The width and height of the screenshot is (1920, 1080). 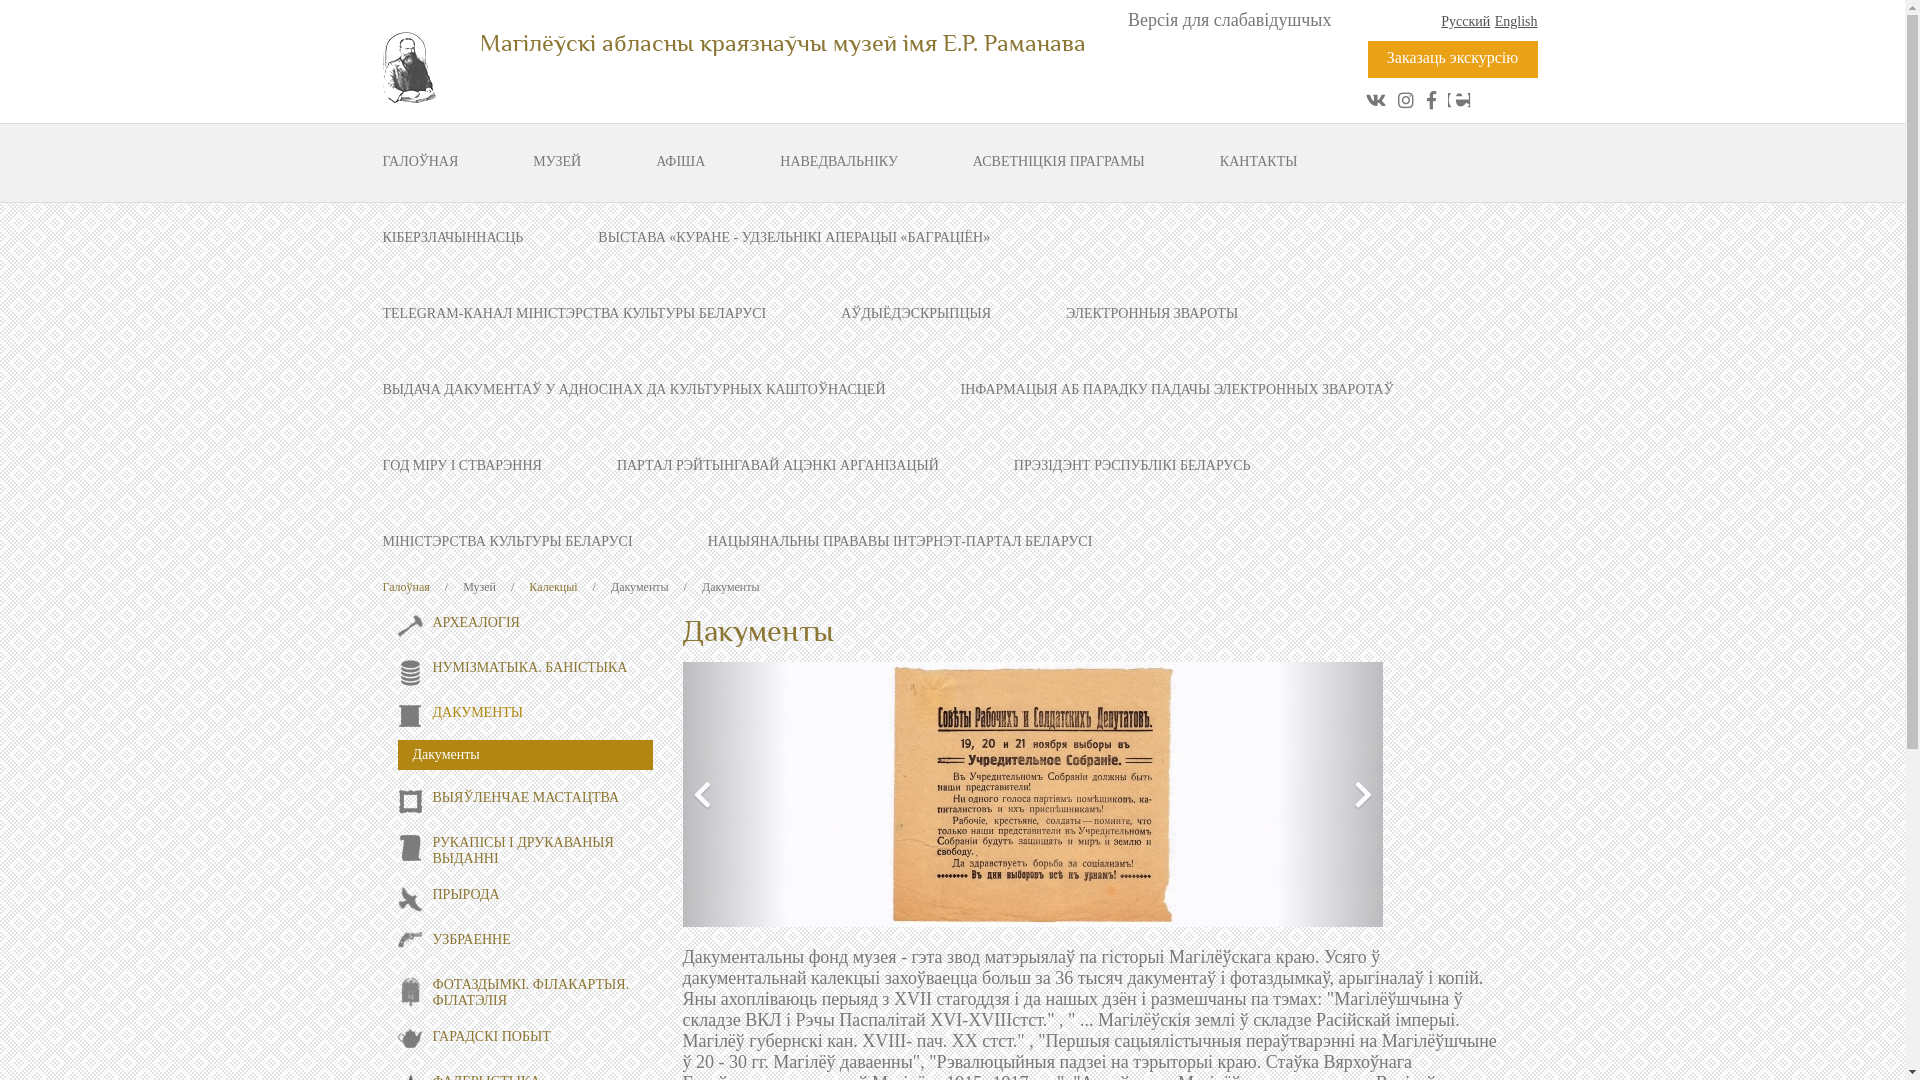 What do you see at coordinates (1516, 21) in the screenshot?
I see `'English'` at bounding box center [1516, 21].